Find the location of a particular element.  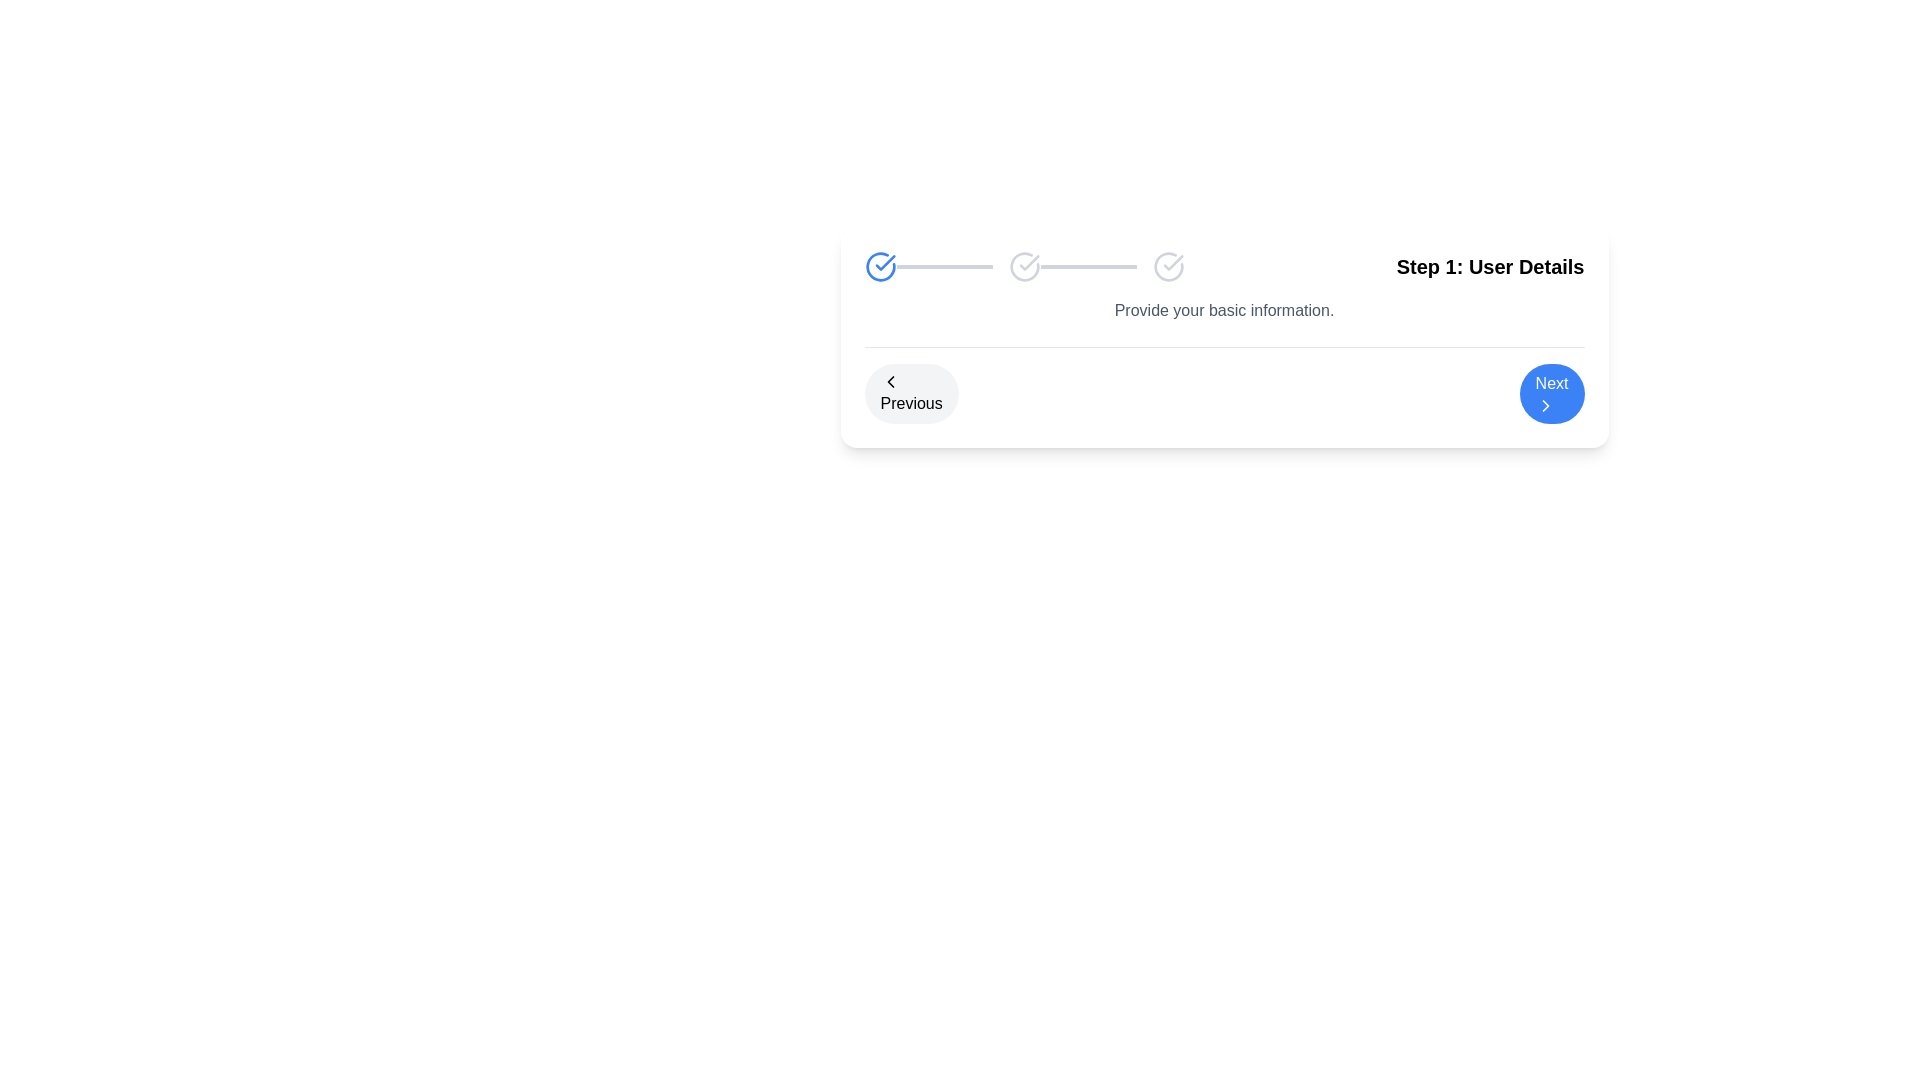

the progress tracker element labeled 'Step 1' is located at coordinates (1223, 265).